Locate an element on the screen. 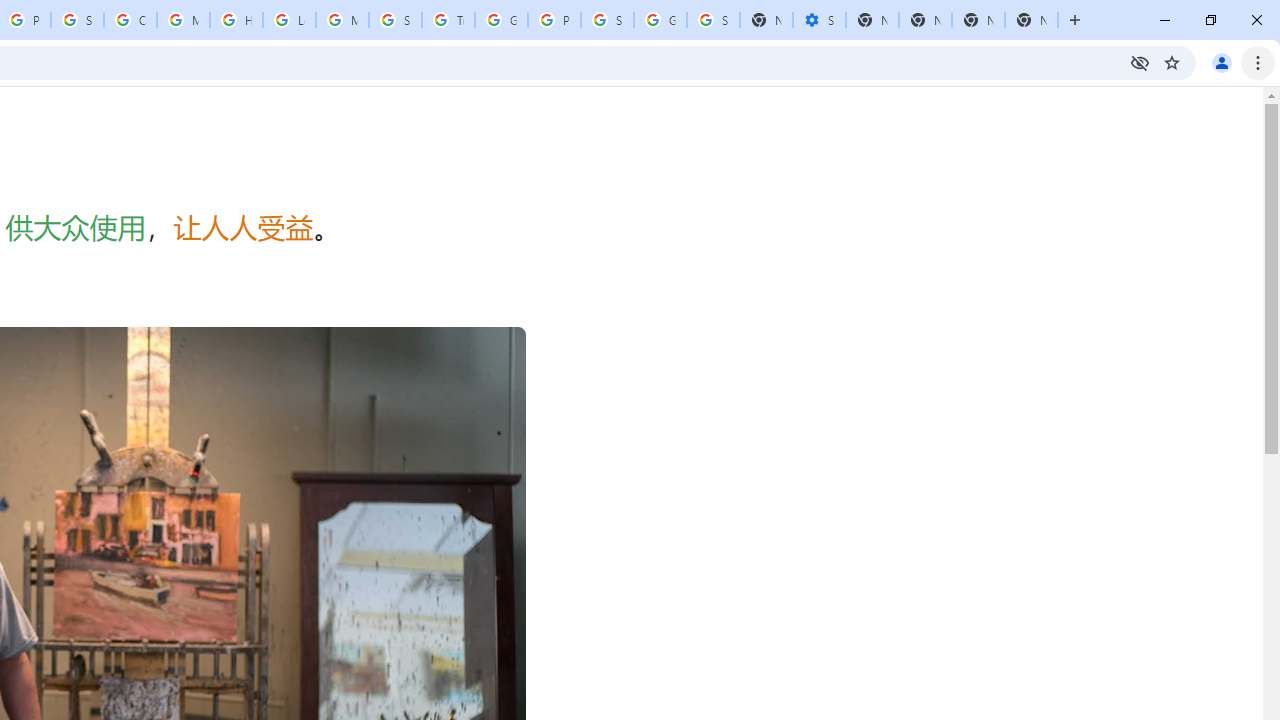 This screenshot has width=1280, height=720. 'New Tab' is located at coordinates (1074, 20).